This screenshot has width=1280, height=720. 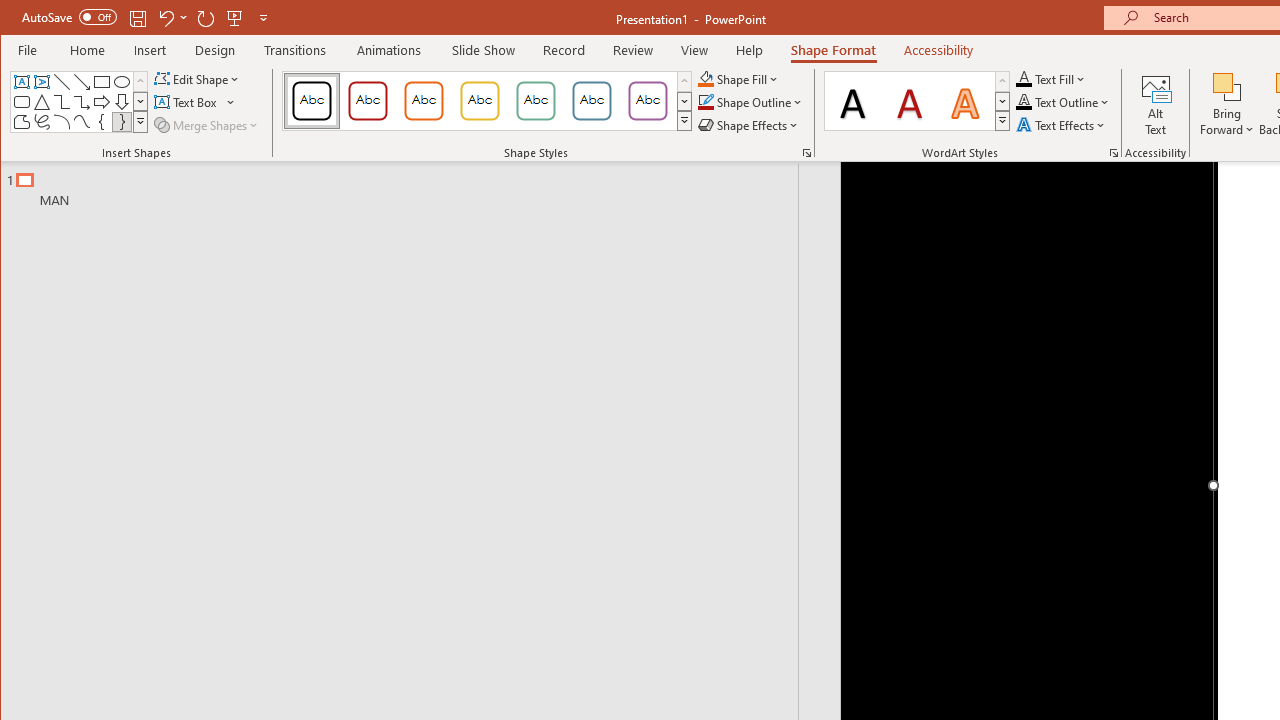 What do you see at coordinates (916, 101) in the screenshot?
I see `'AutomationID: TextStylesGallery'` at bounding box center [916, 101].